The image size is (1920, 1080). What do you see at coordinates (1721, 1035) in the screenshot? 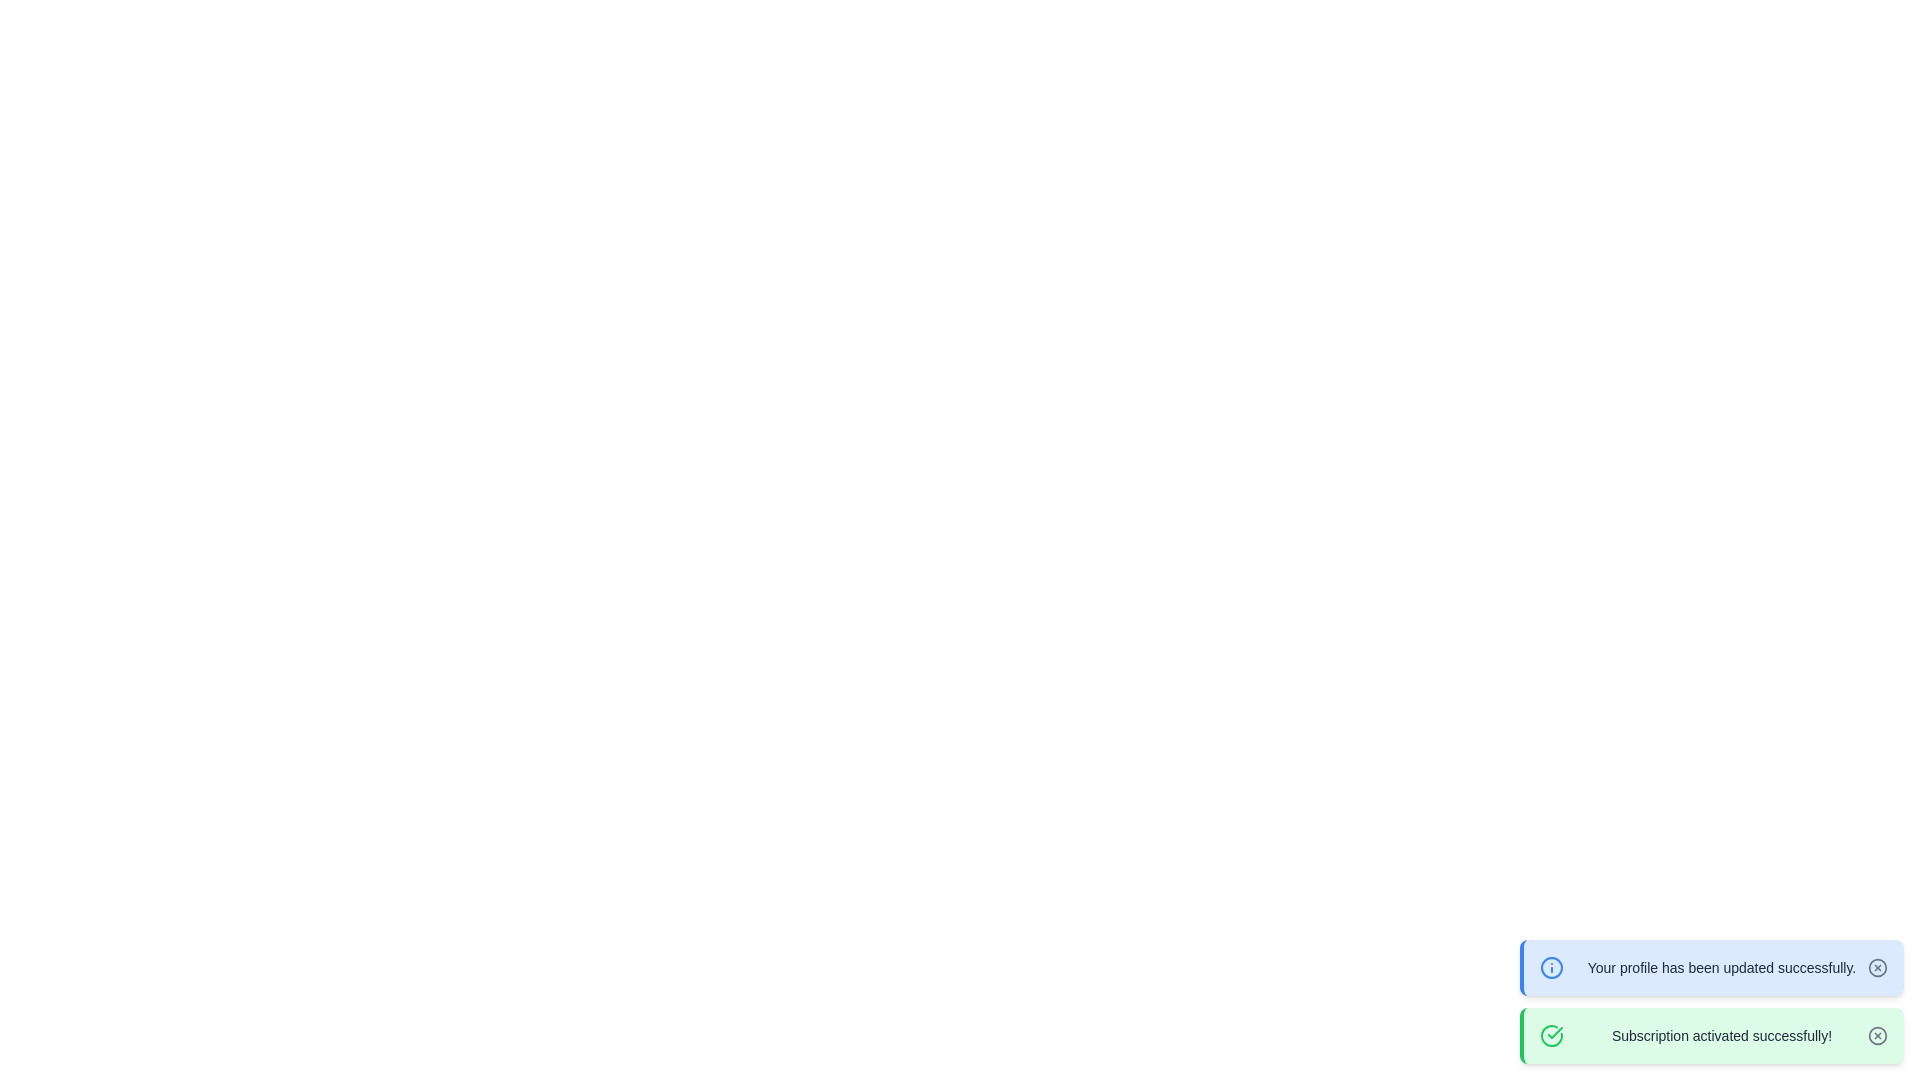
I see `the confirmation message static text indicating successful subscription activation, which is displayed in a notification box with a light green background and green border` at bounding box center [1721, 1035].